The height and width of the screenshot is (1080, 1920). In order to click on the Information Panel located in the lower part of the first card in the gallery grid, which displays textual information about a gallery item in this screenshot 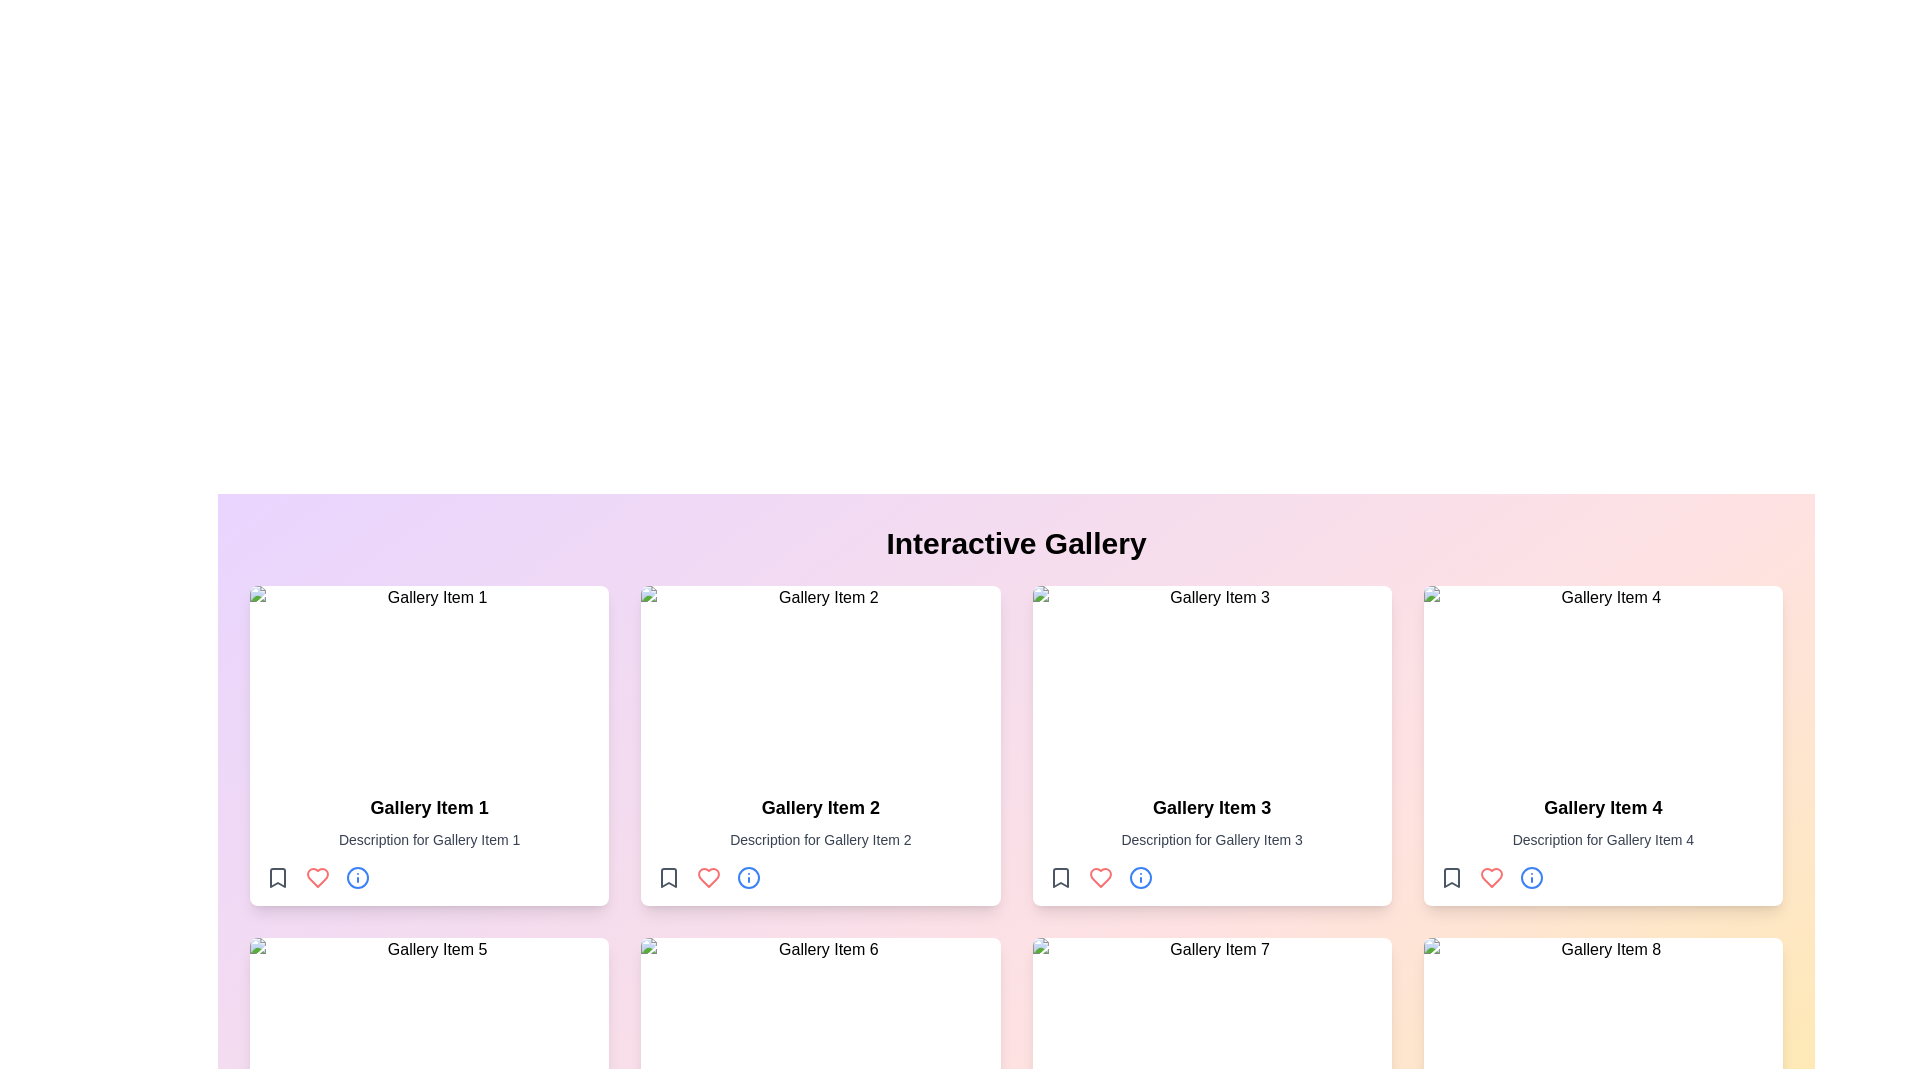, I will do `click(428, 841)`.